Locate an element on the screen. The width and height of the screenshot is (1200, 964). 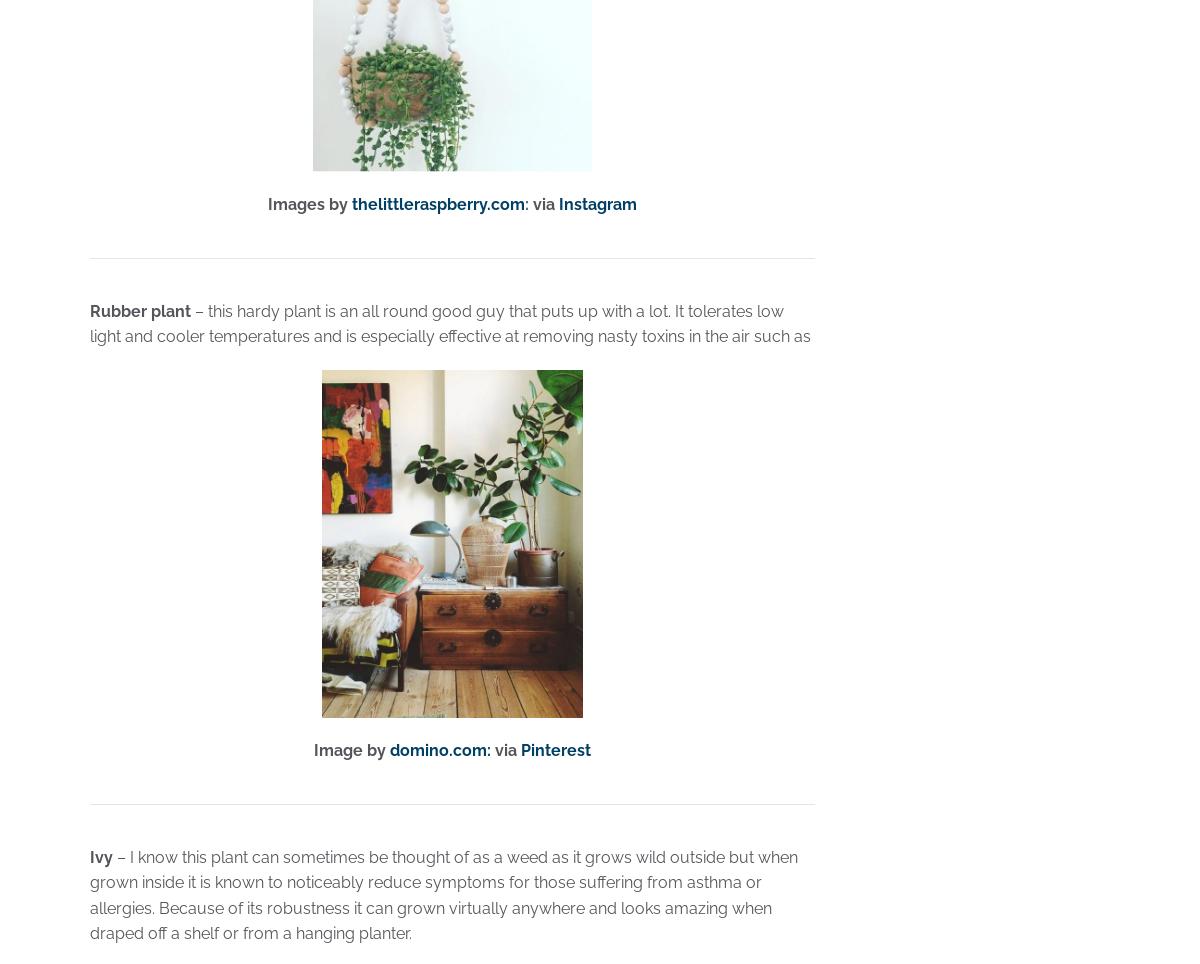
'via' is located at coordinates (505, 749).